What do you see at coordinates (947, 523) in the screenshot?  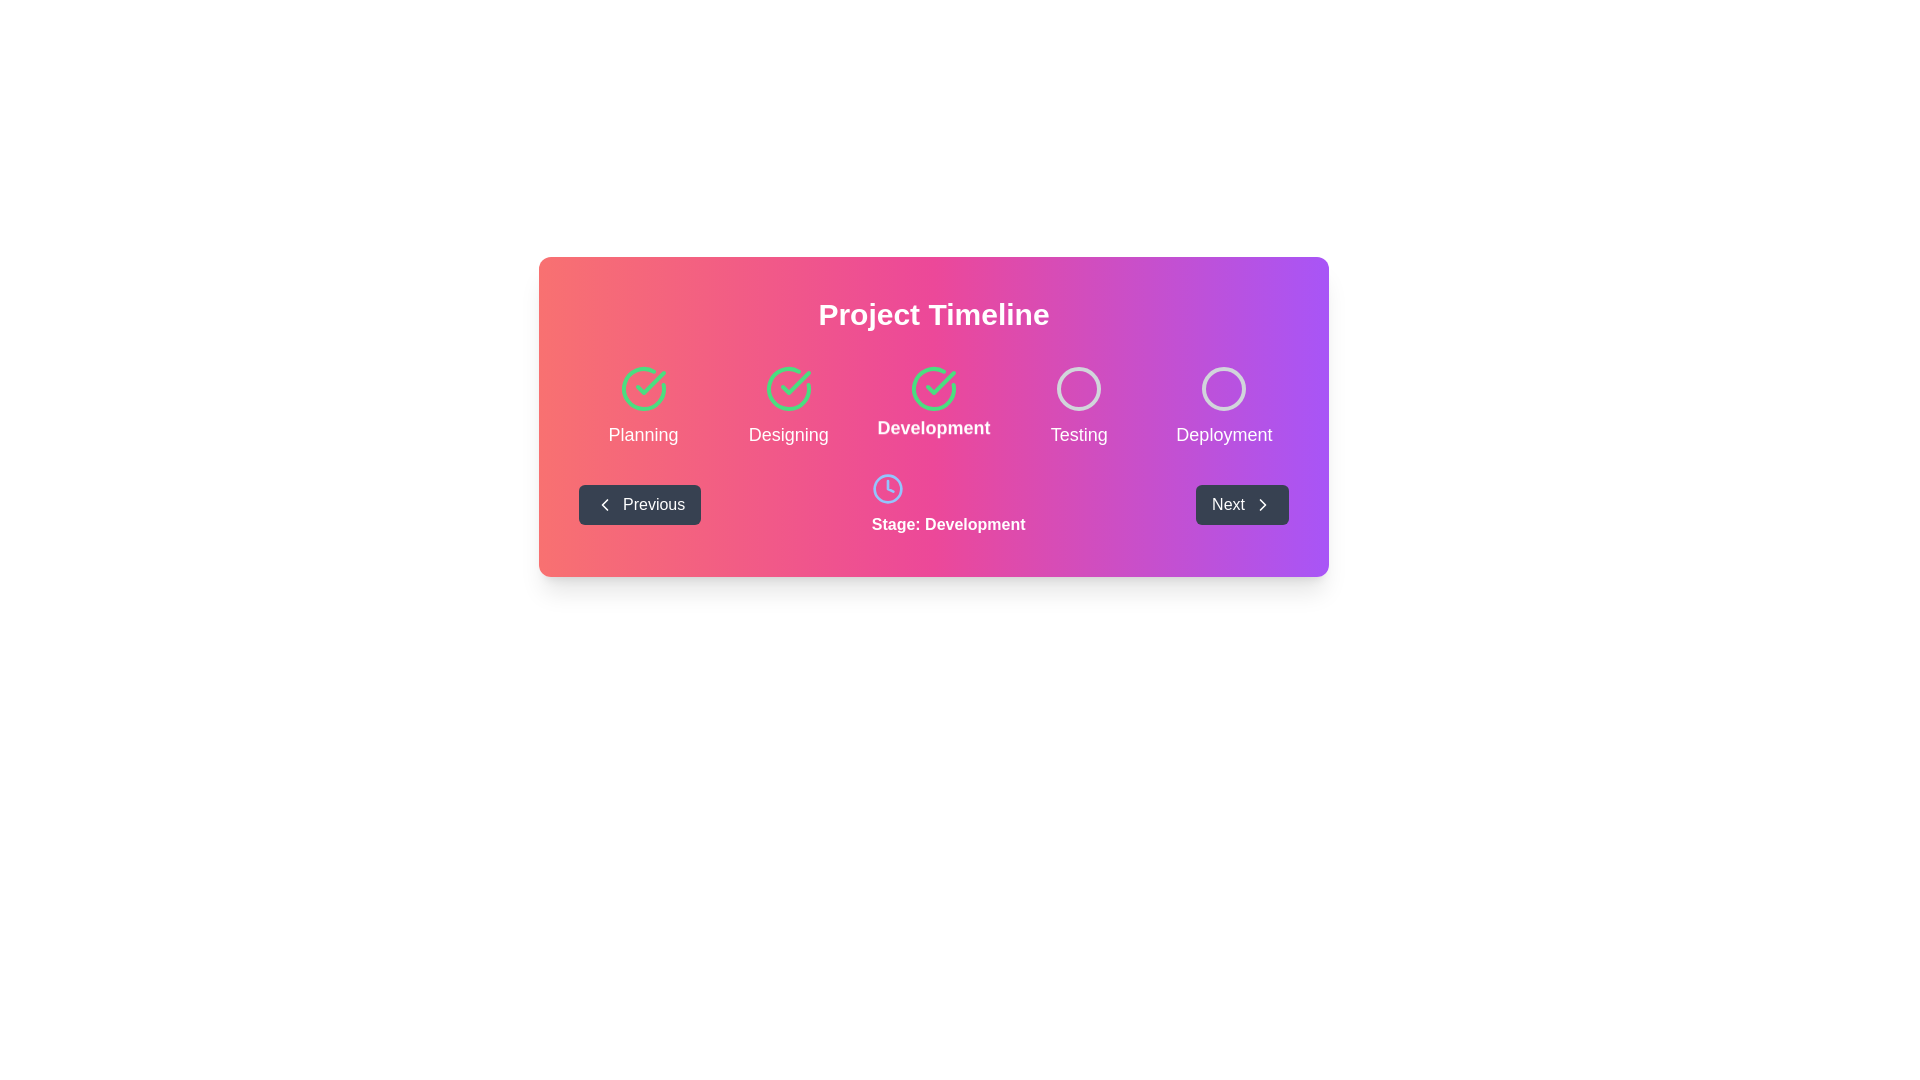 I see `the stylized text label displaying 'Stage: Development', which is centrally aligned below the corresponding clock icon` at bounding box center [947, 523].